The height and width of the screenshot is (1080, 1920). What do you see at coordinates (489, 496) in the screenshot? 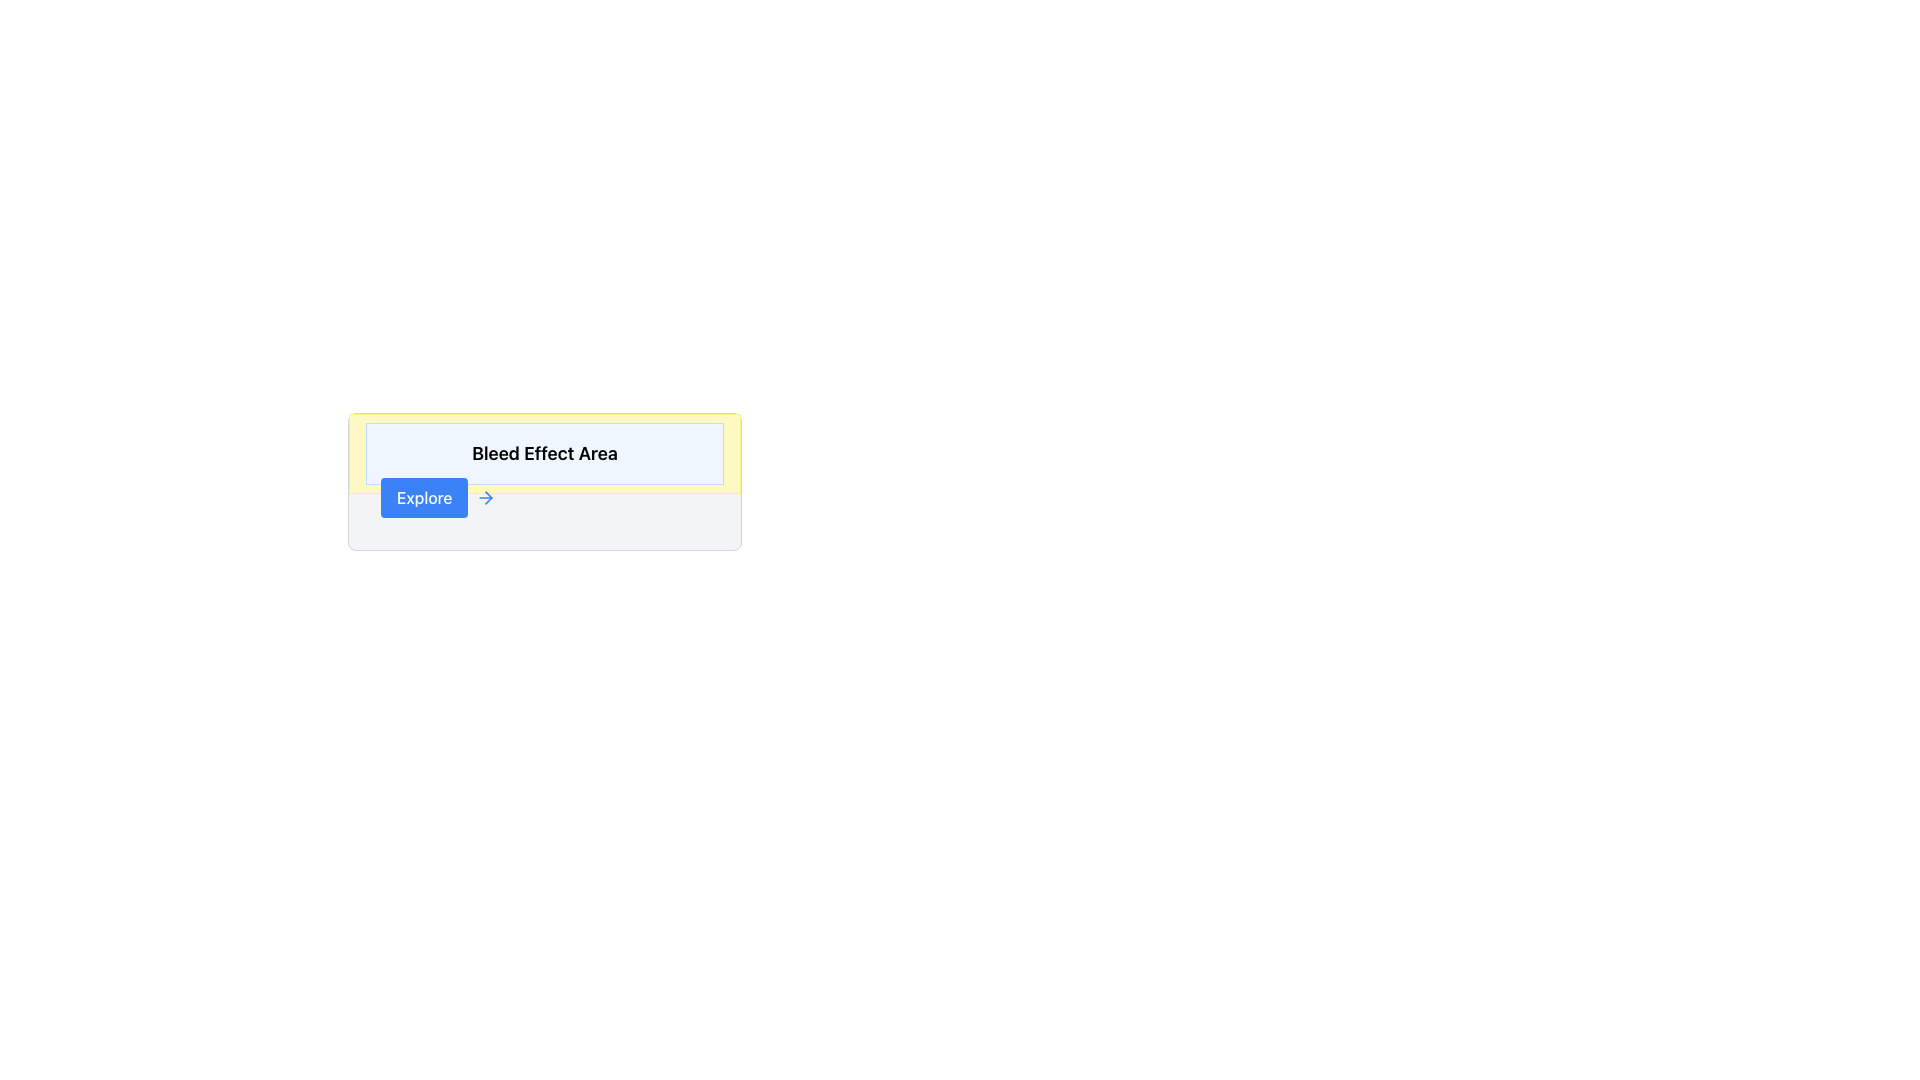
I see `the arrow icon that represents navigation forward, located to the right of the 'Explore' button` at bounding box center [489, 496].